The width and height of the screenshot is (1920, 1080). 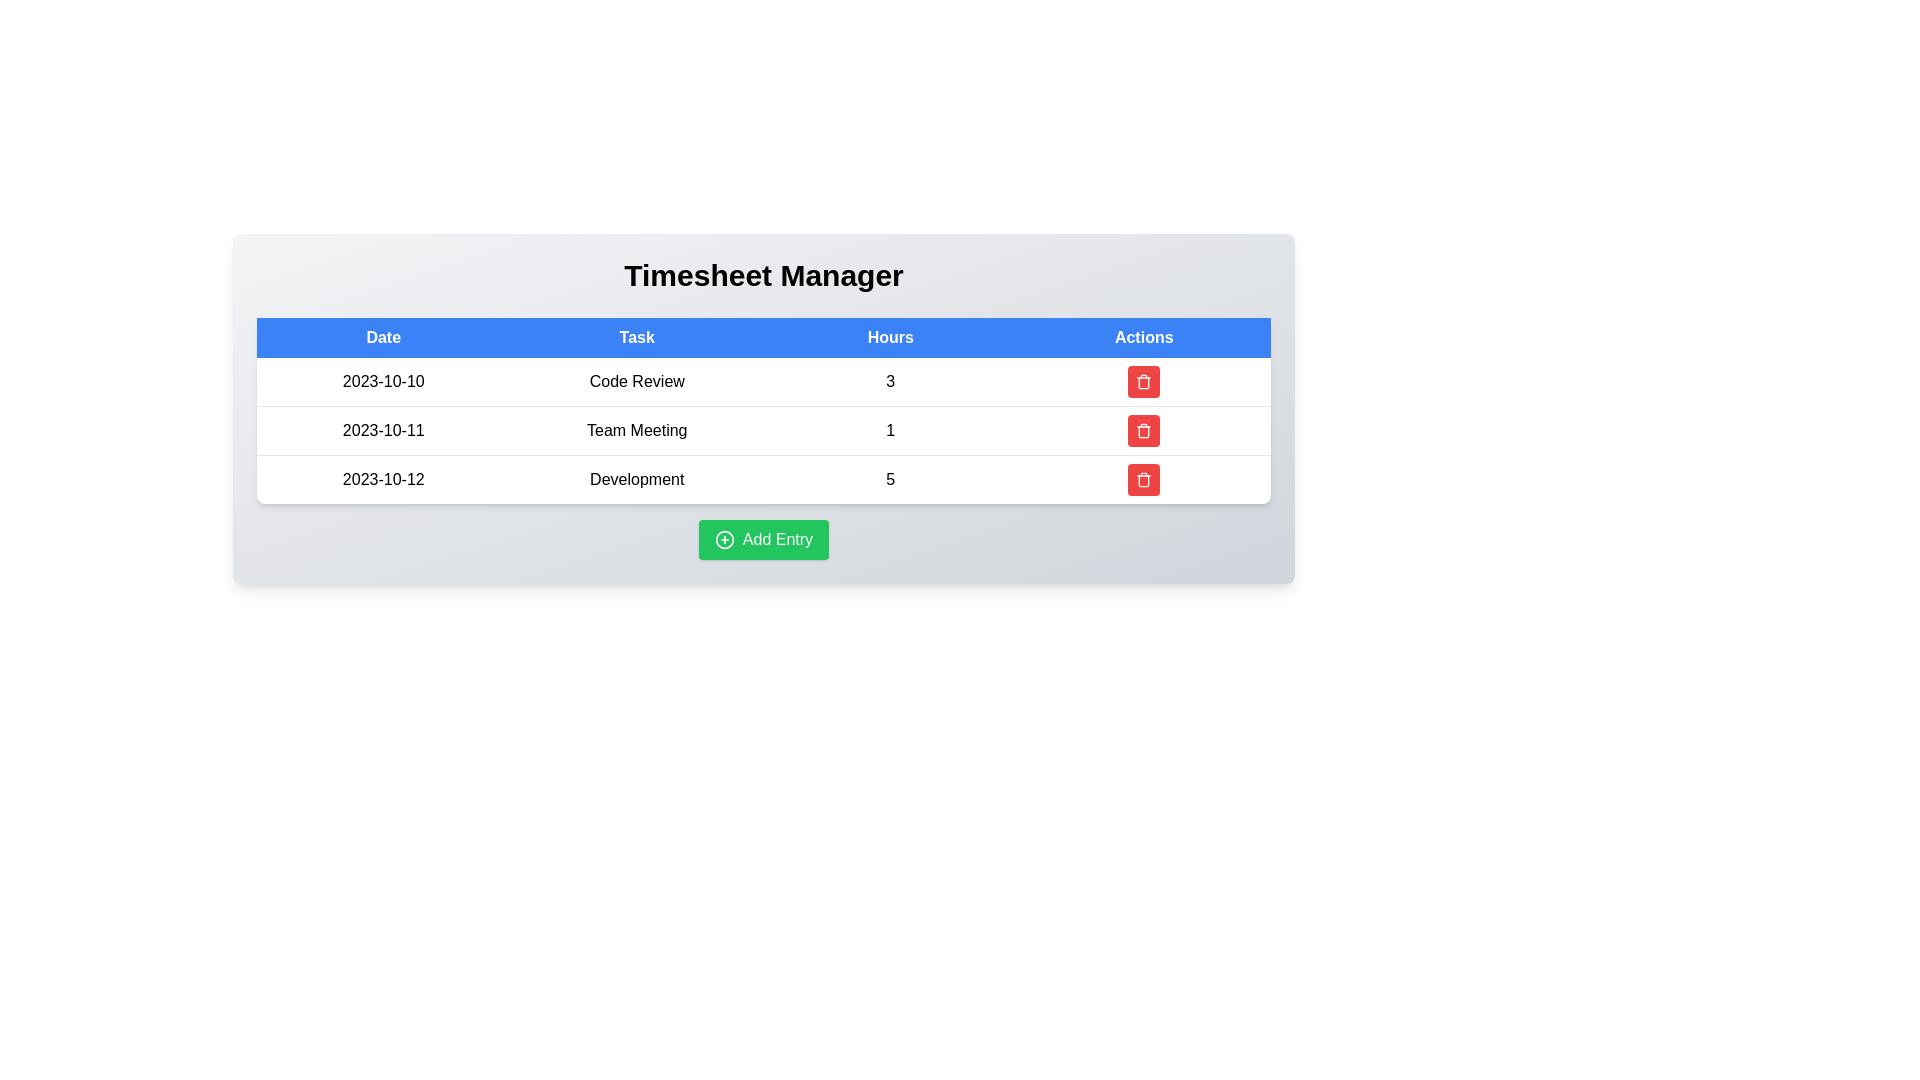 What do you see at coordinates (723, 540) in the screenshot?
I see `the green circular plus icon located on the left side of the 'Add Entry' button at the bottom center of the interface` at bounding box center [723, 540].